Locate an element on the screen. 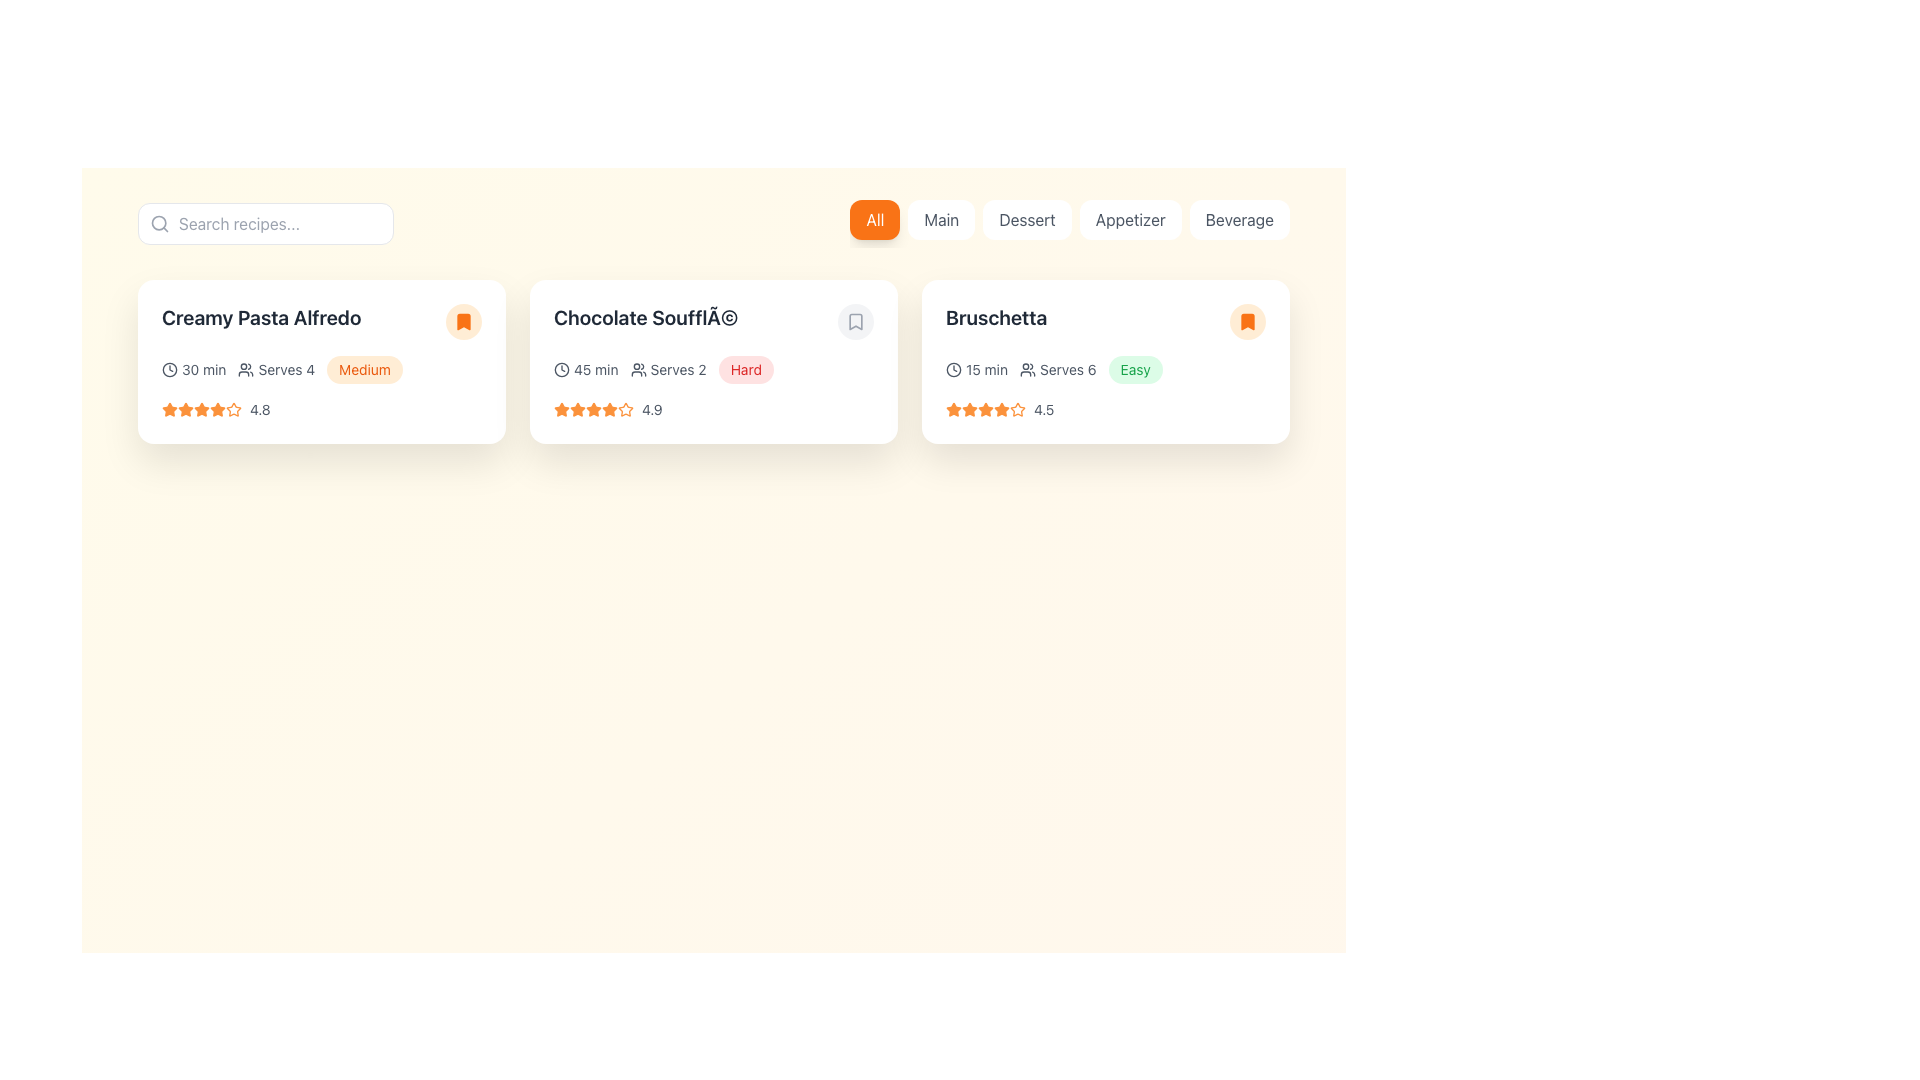 This screenshot has height=1080, width=1920. the bookmark button located in the top-right corner of the 'Chocolate Soufflé' card to trigger the tooltip or highlight effect is located at coordinates (855, 320).